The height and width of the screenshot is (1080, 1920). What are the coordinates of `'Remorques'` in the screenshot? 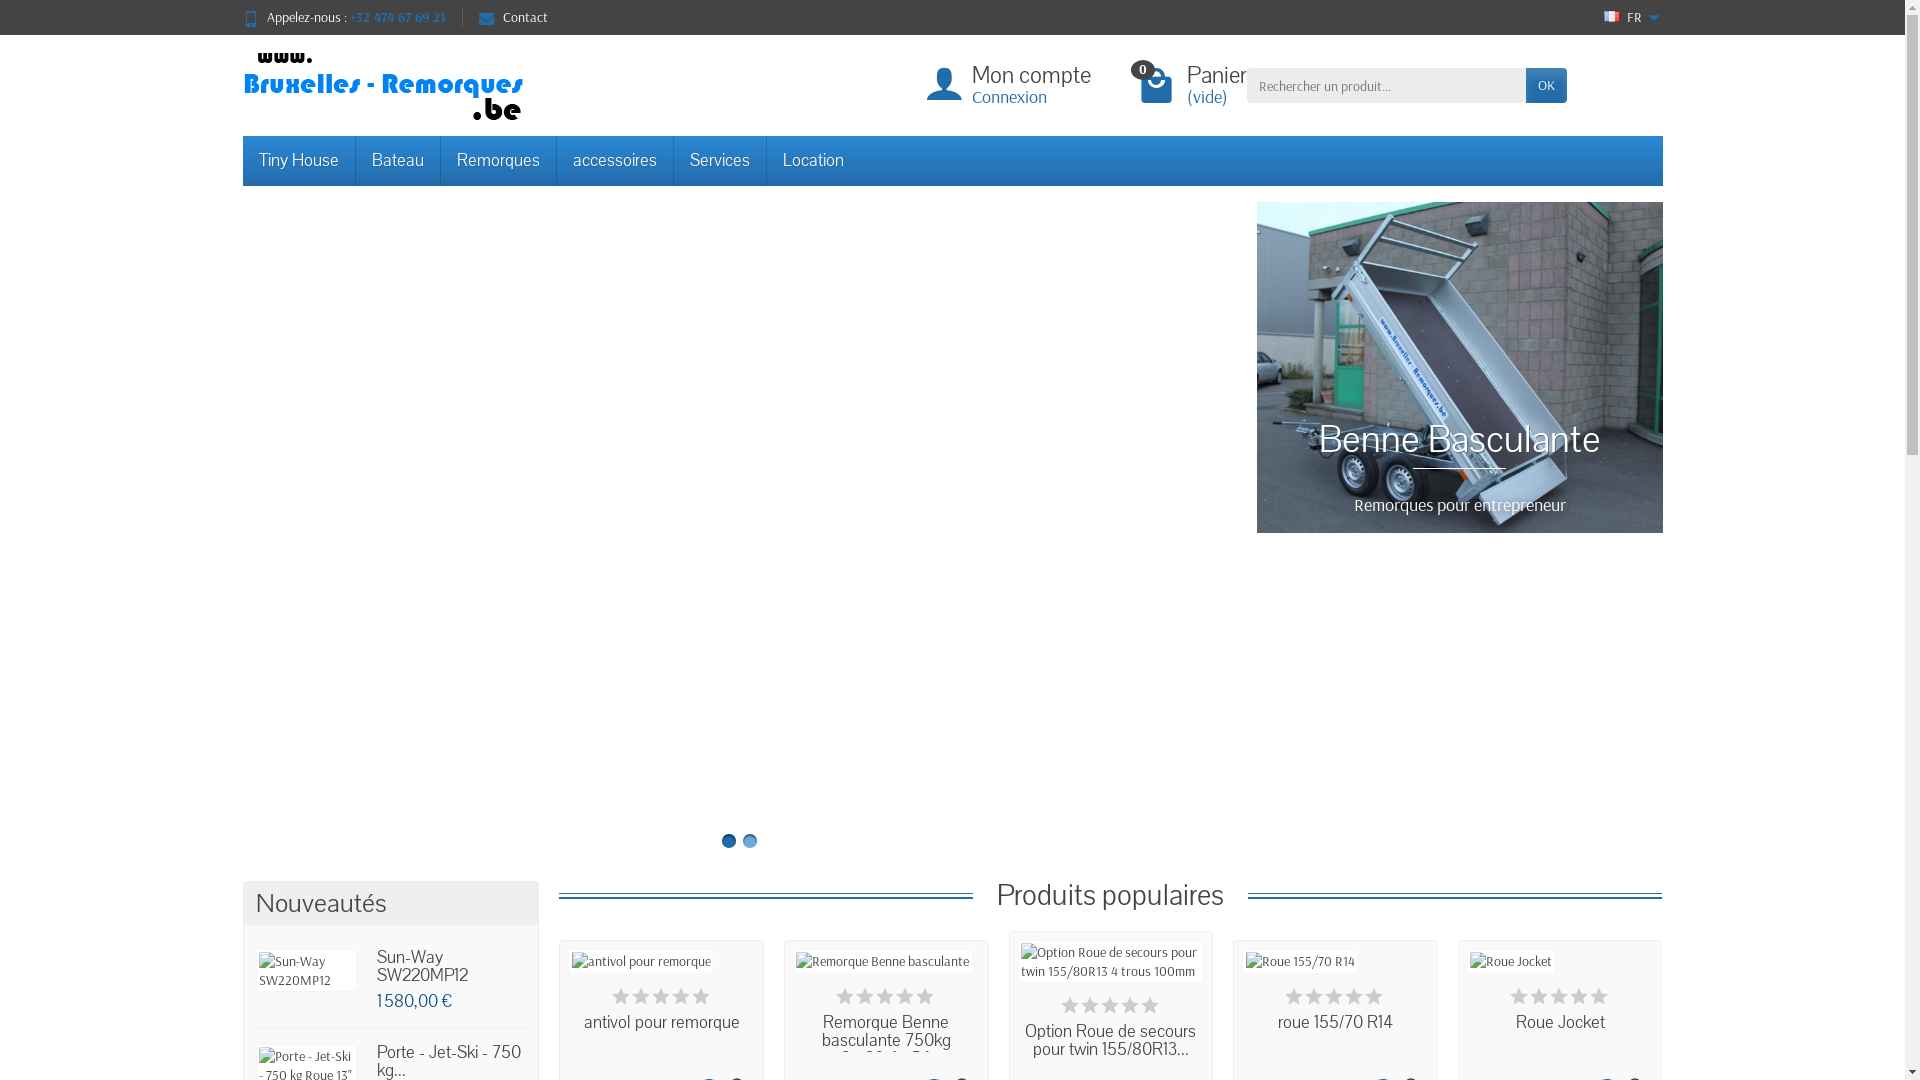 It's located at (439, 160).